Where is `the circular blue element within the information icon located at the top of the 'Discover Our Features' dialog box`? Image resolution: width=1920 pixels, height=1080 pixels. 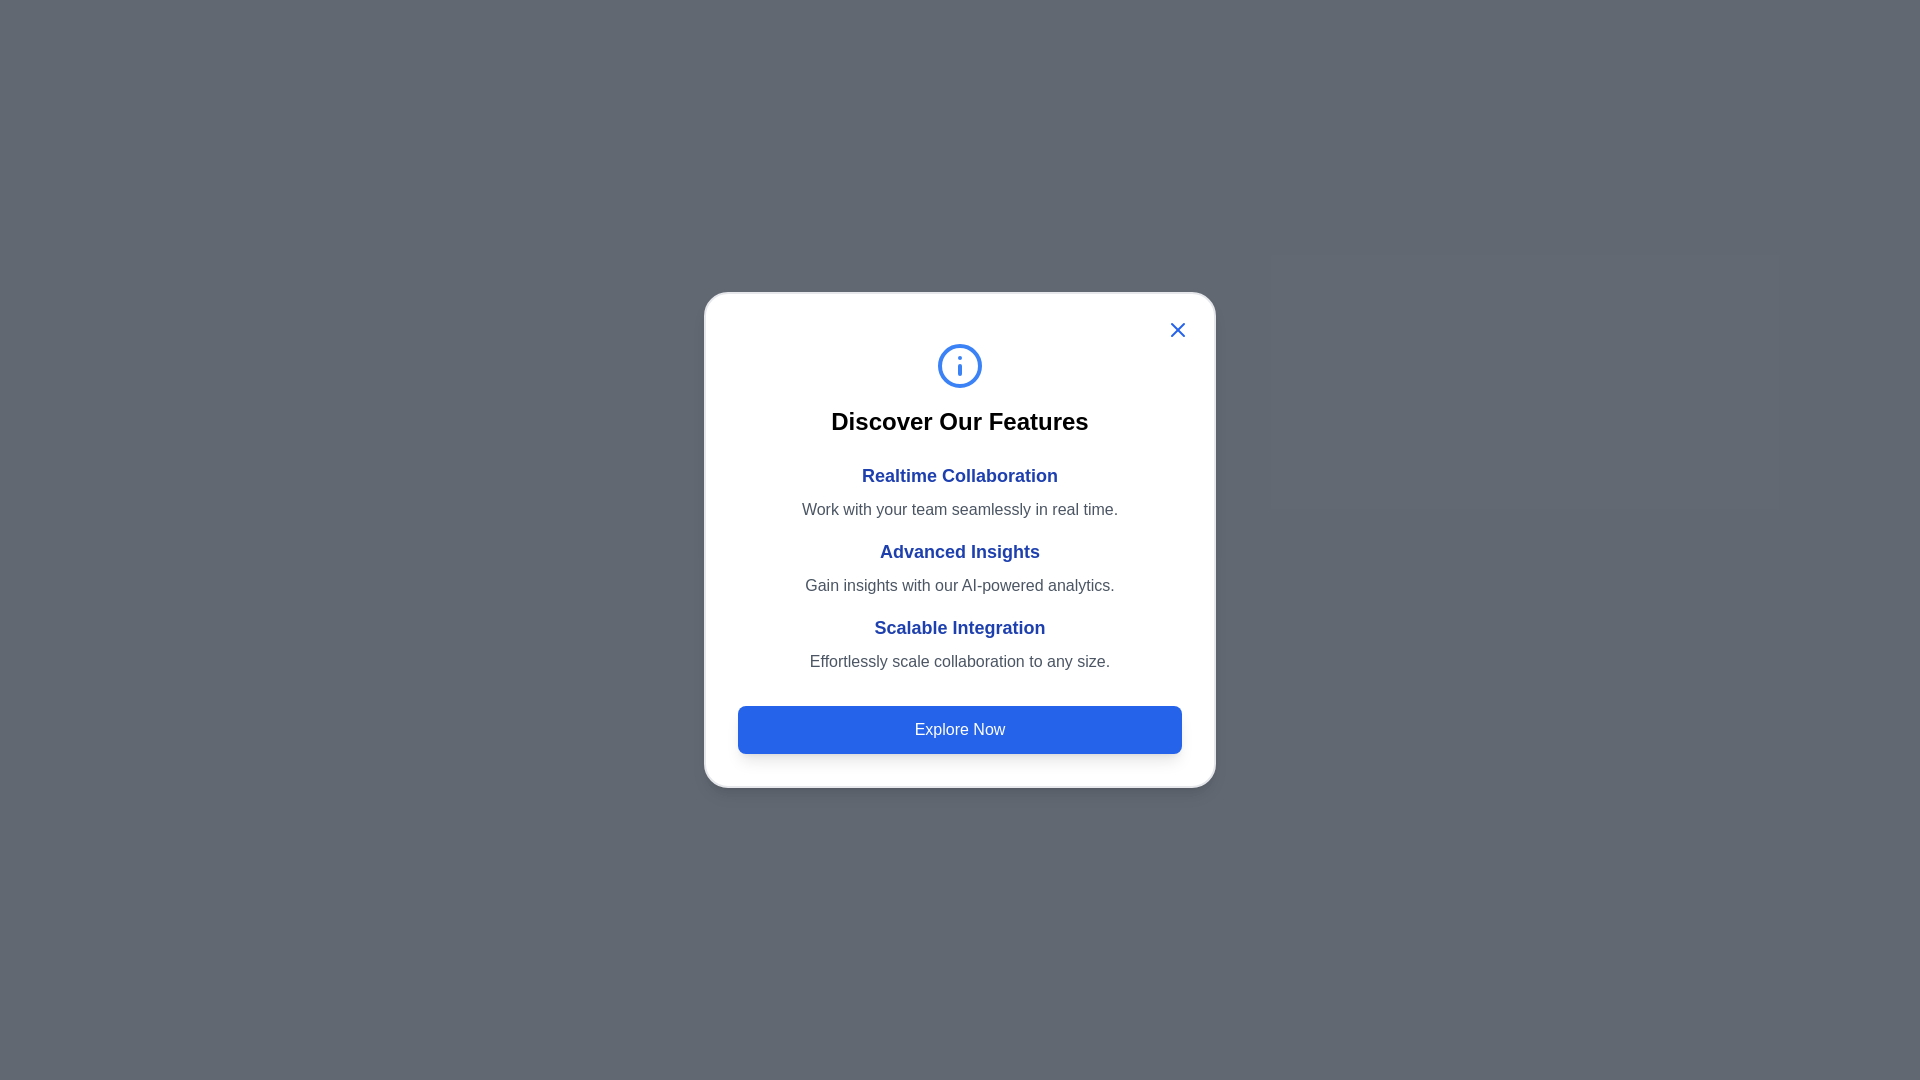 the circular blue element within the information icon located at the top of the 'Discover Our Features' dialog box is located at coordinates (960, 366).